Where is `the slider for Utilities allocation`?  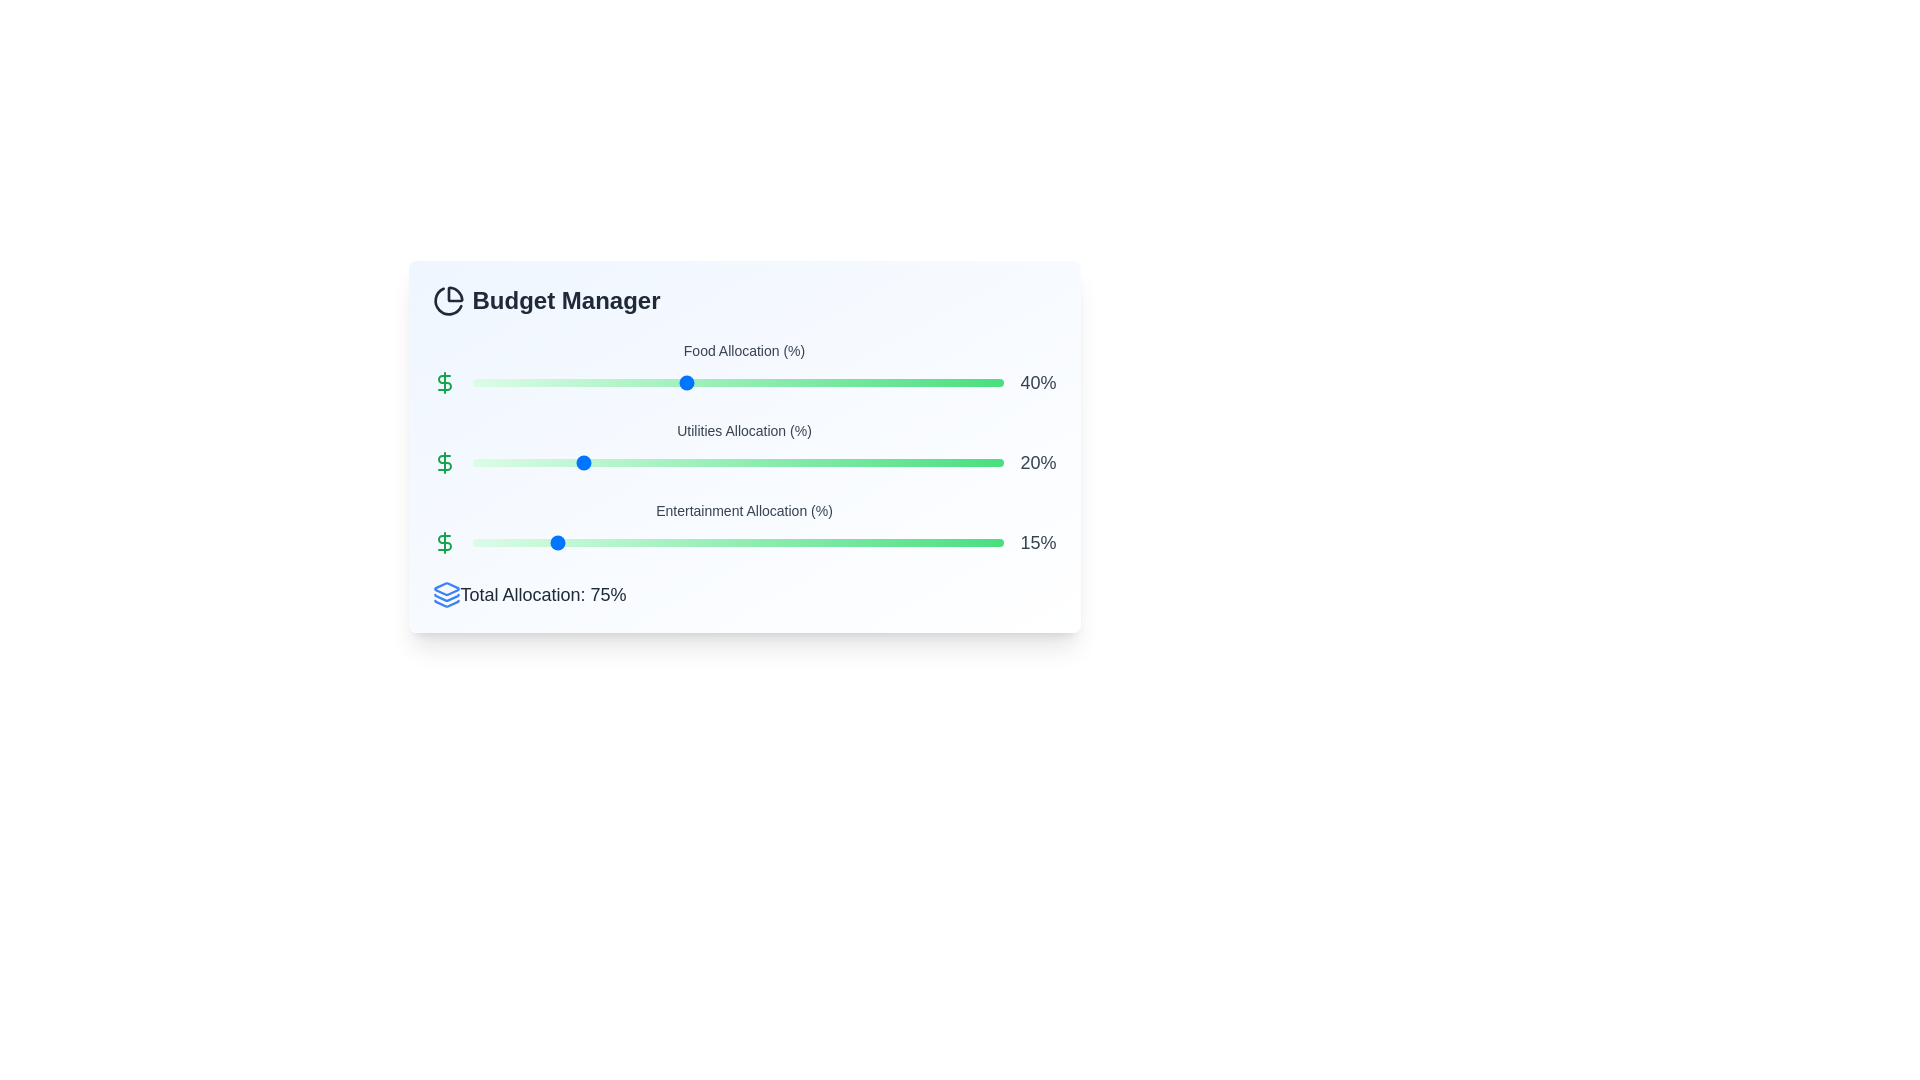
the slider for Utilities allocation is located at coordinates (737, 462).